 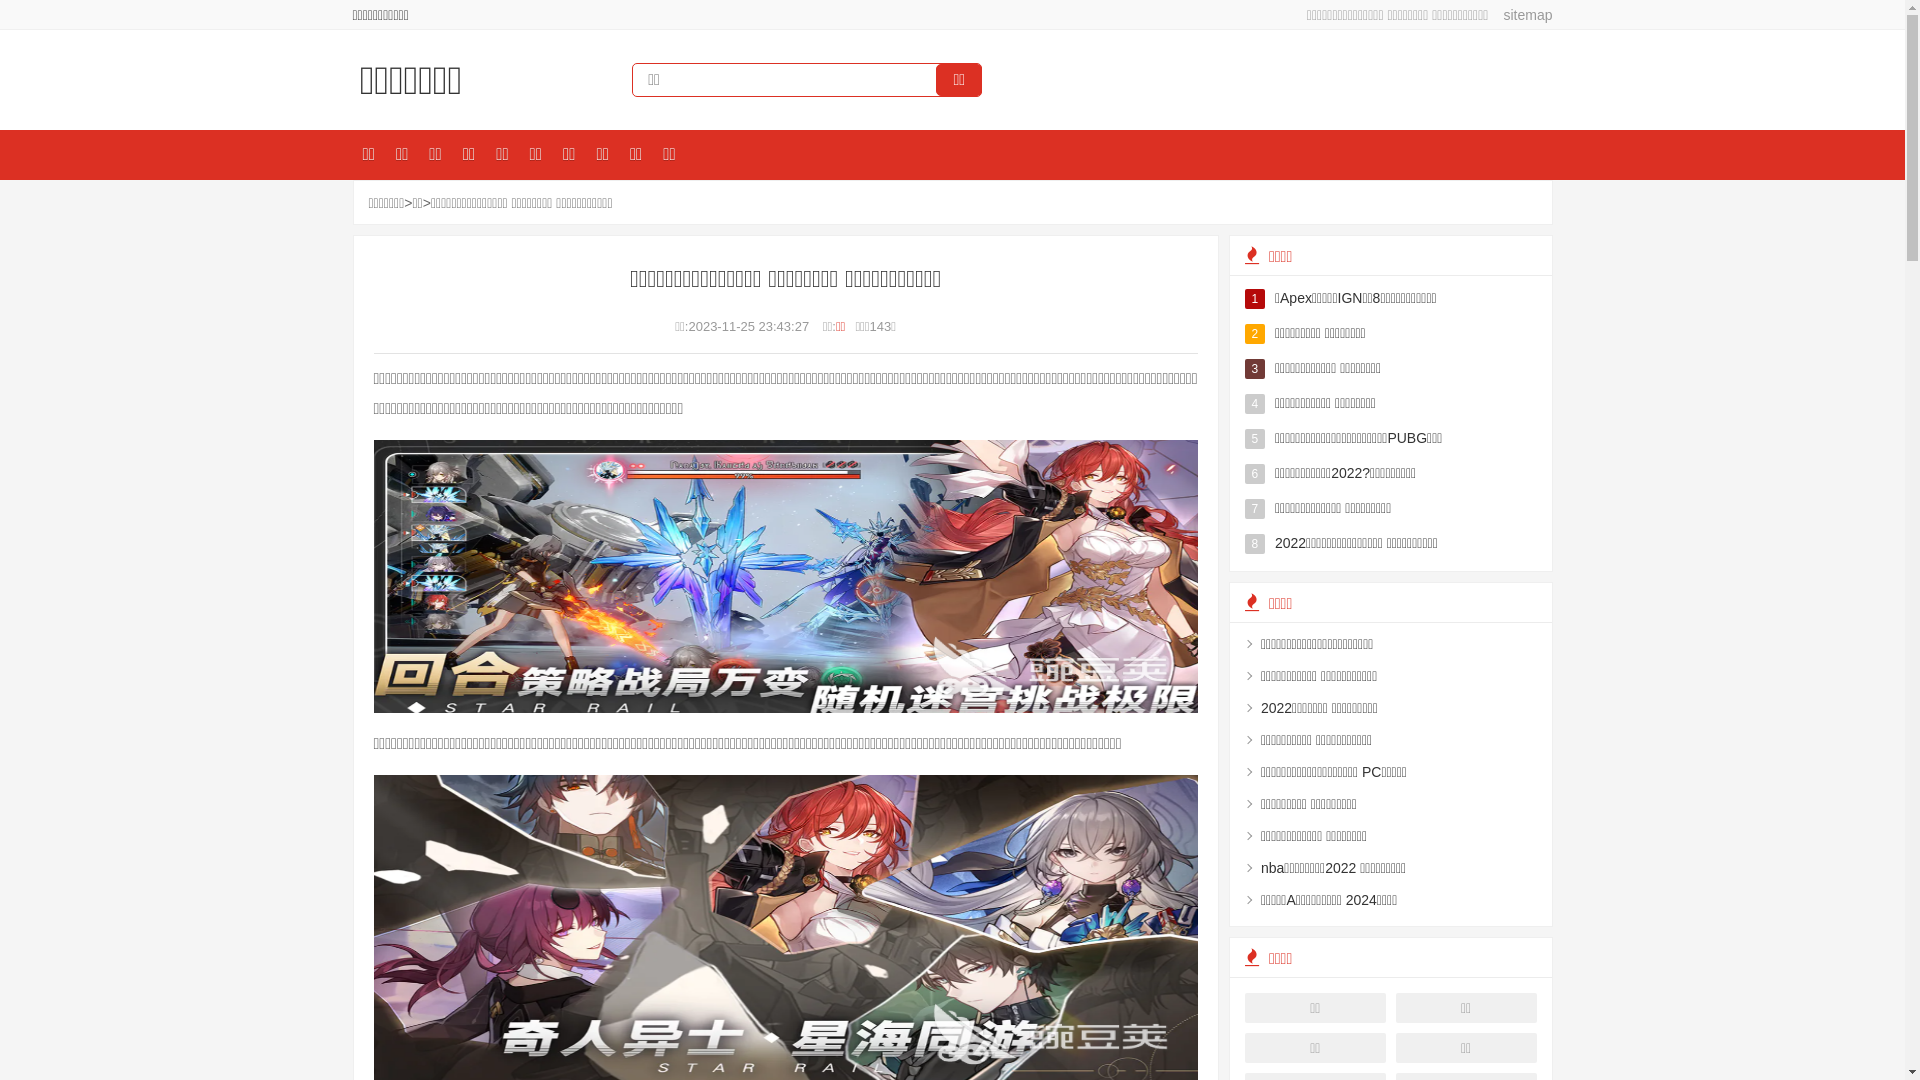 What do you see at coordinates (1520, 15) in the screenshot?
I see `'sitemap'` at bounding box center [1520, 15].